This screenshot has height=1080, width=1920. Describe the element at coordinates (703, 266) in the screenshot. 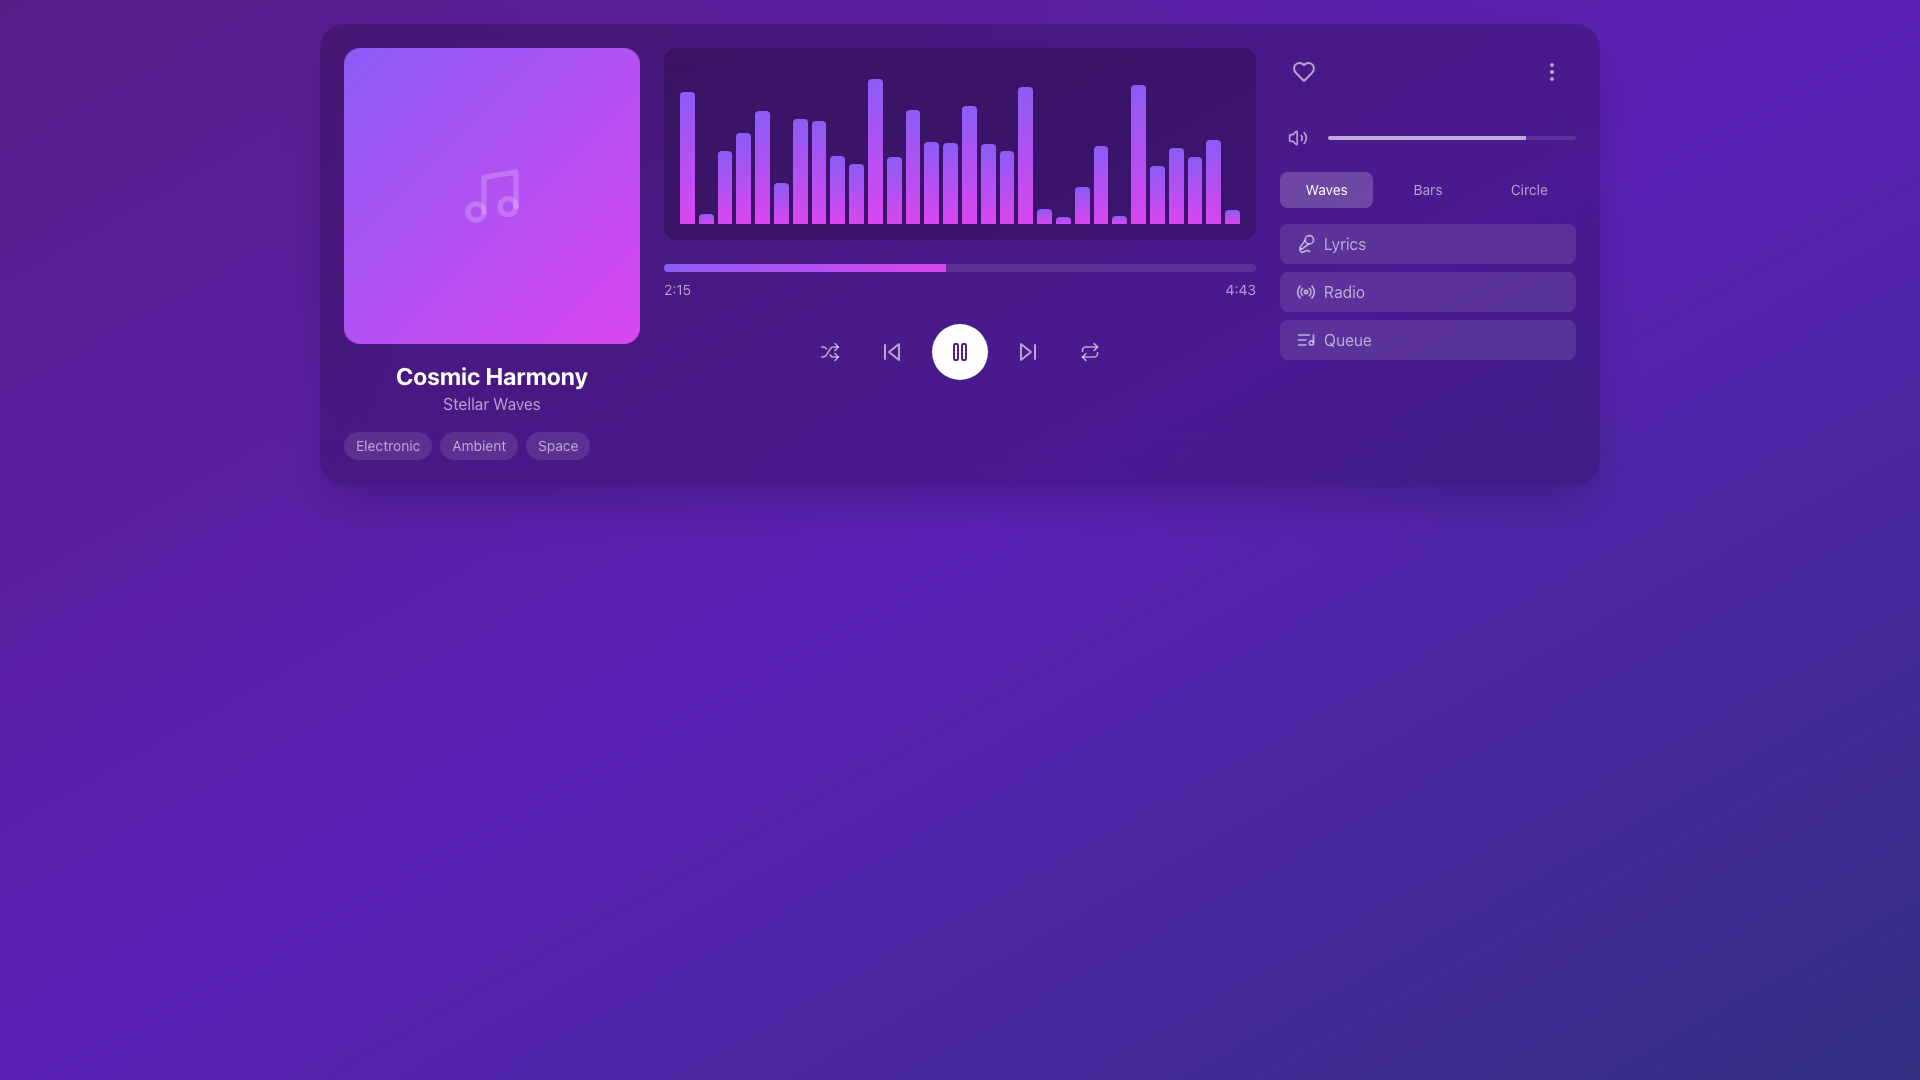

I see `the progress bar value` at that location.